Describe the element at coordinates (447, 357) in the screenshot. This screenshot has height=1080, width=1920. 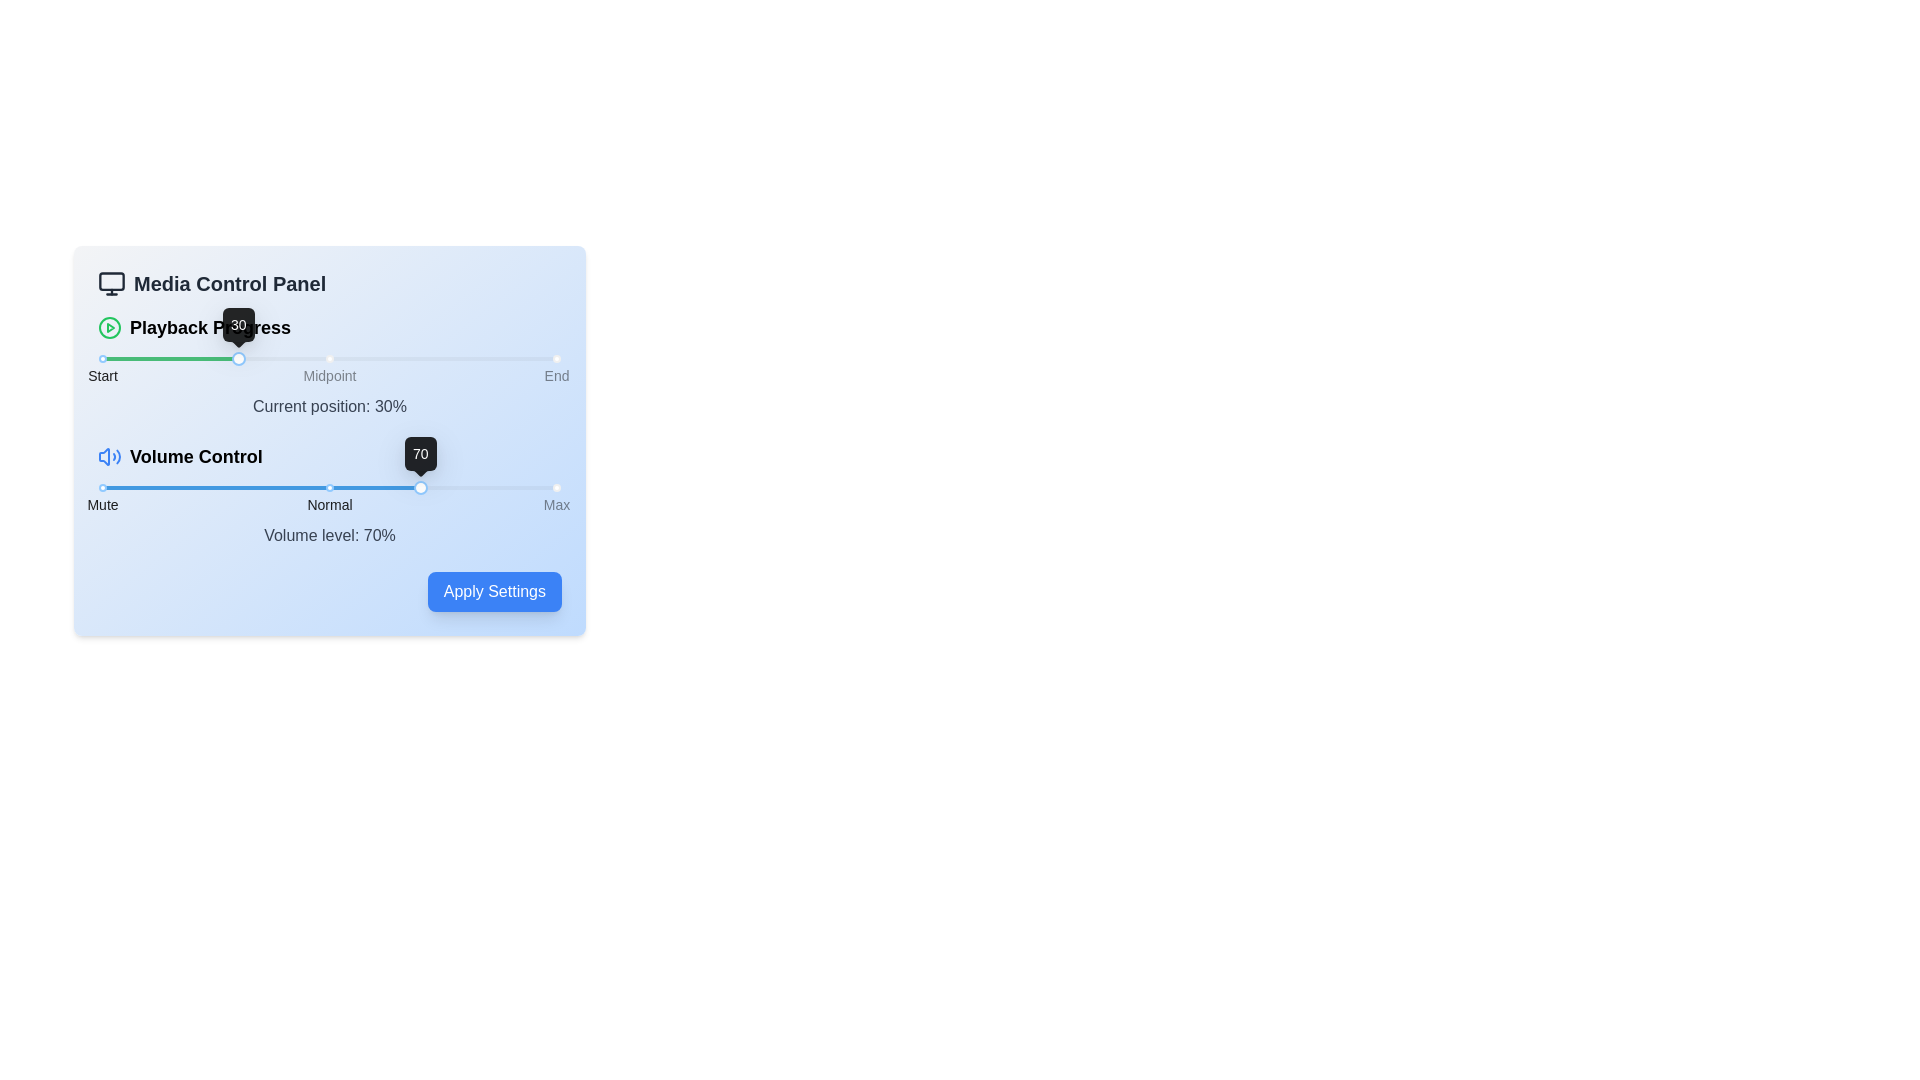
I see `playback position` at that location.